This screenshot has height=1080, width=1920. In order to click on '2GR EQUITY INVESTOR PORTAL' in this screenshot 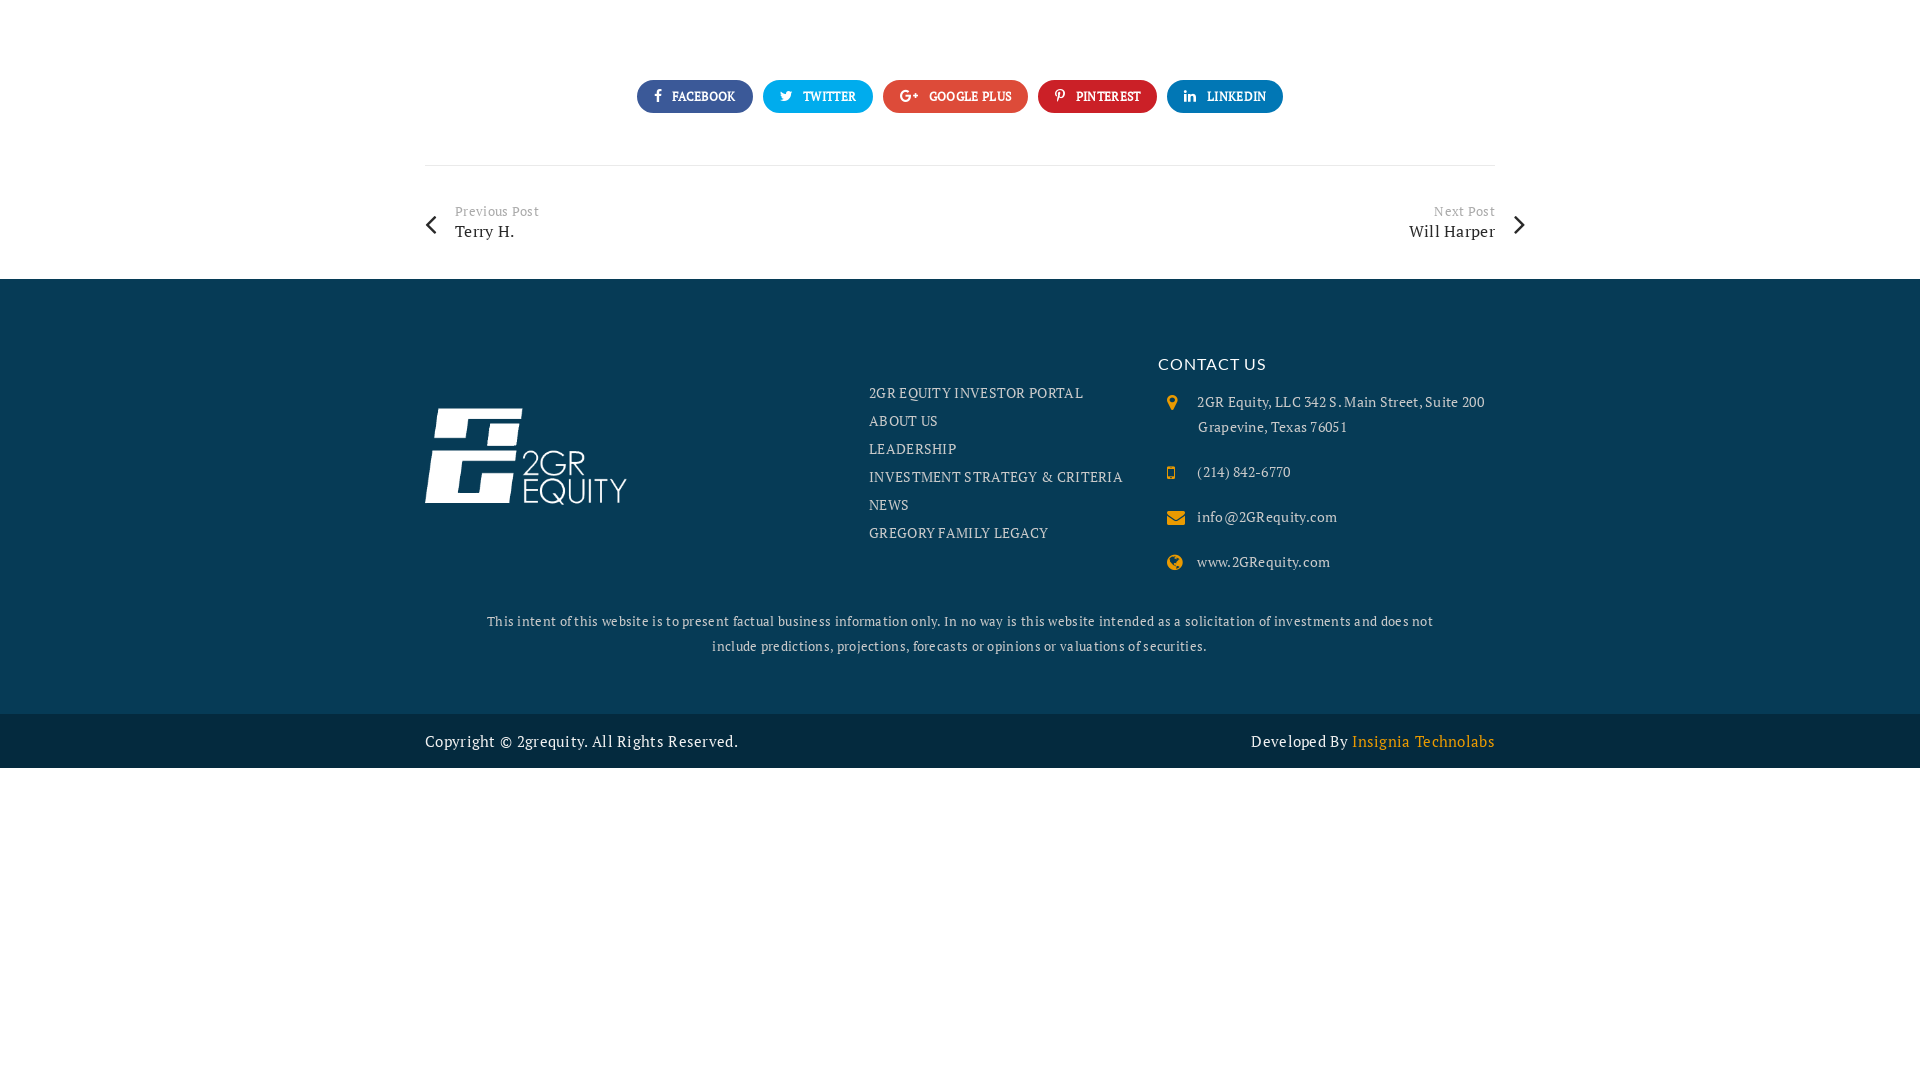, I will do `click(975, 392)`.